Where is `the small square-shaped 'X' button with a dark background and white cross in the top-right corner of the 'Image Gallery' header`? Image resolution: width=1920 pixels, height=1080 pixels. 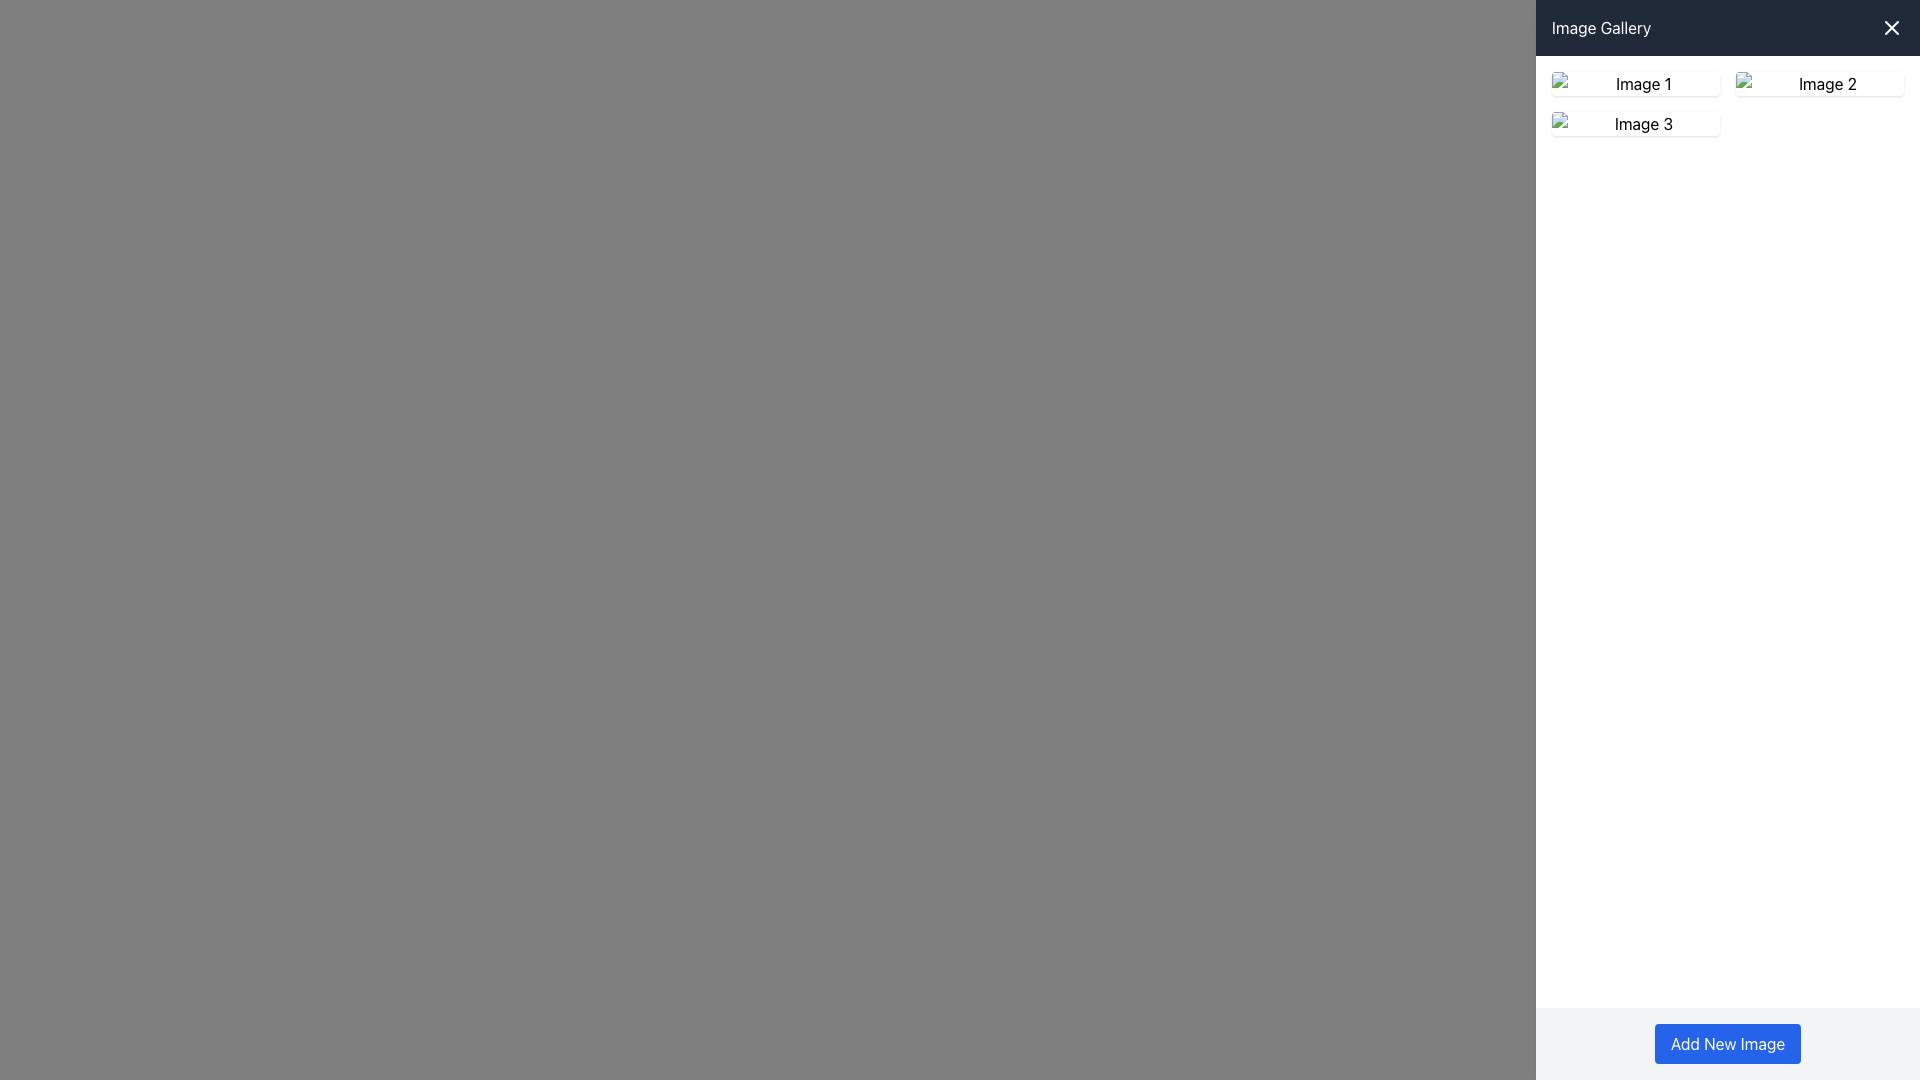
the small square-shaped 'X' button with a dark background and white cross in the top-right corner of the 'Image Gallery' header is located at coordinates (1890, 27).